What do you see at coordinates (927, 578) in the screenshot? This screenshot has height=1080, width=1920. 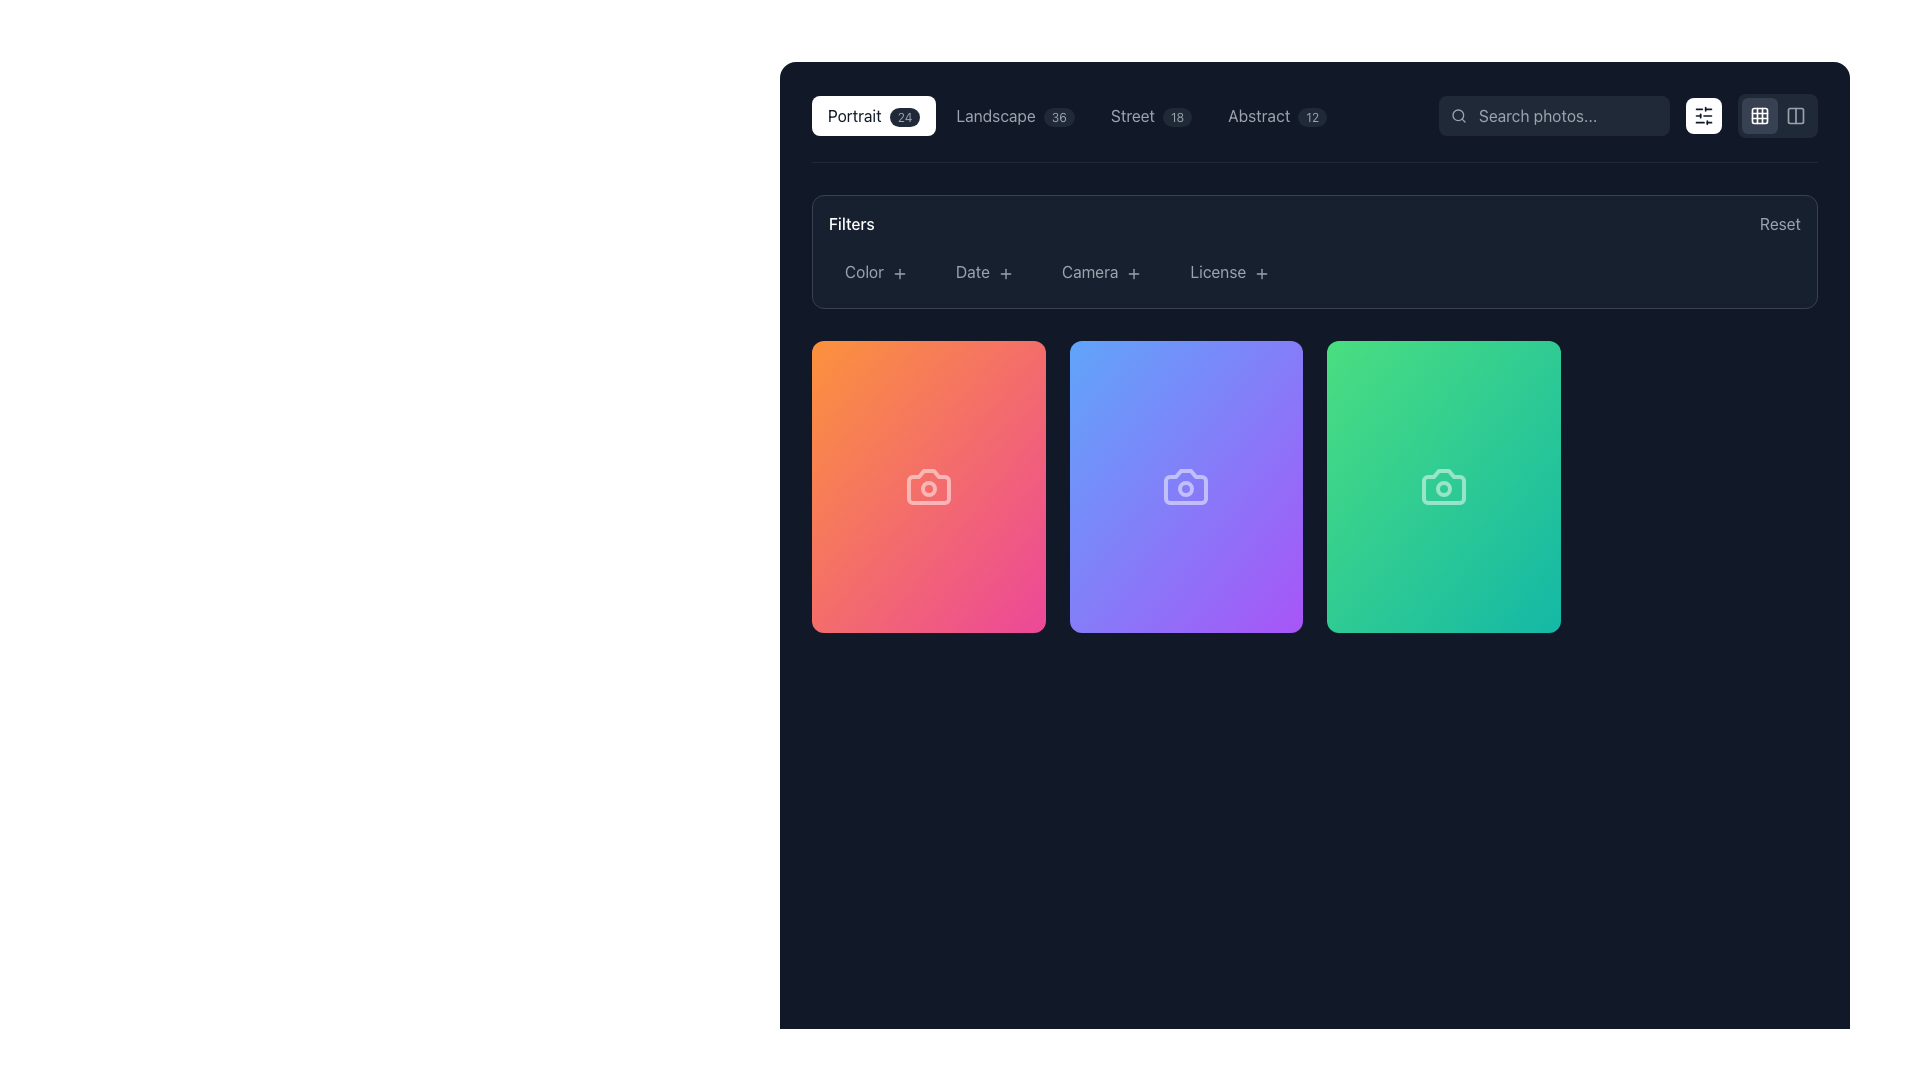 I see `the Card footer component titled 'Mountain Sunrise' located at the bottom of the first card in a three-column grid layout` at bounding box center [927, 578].